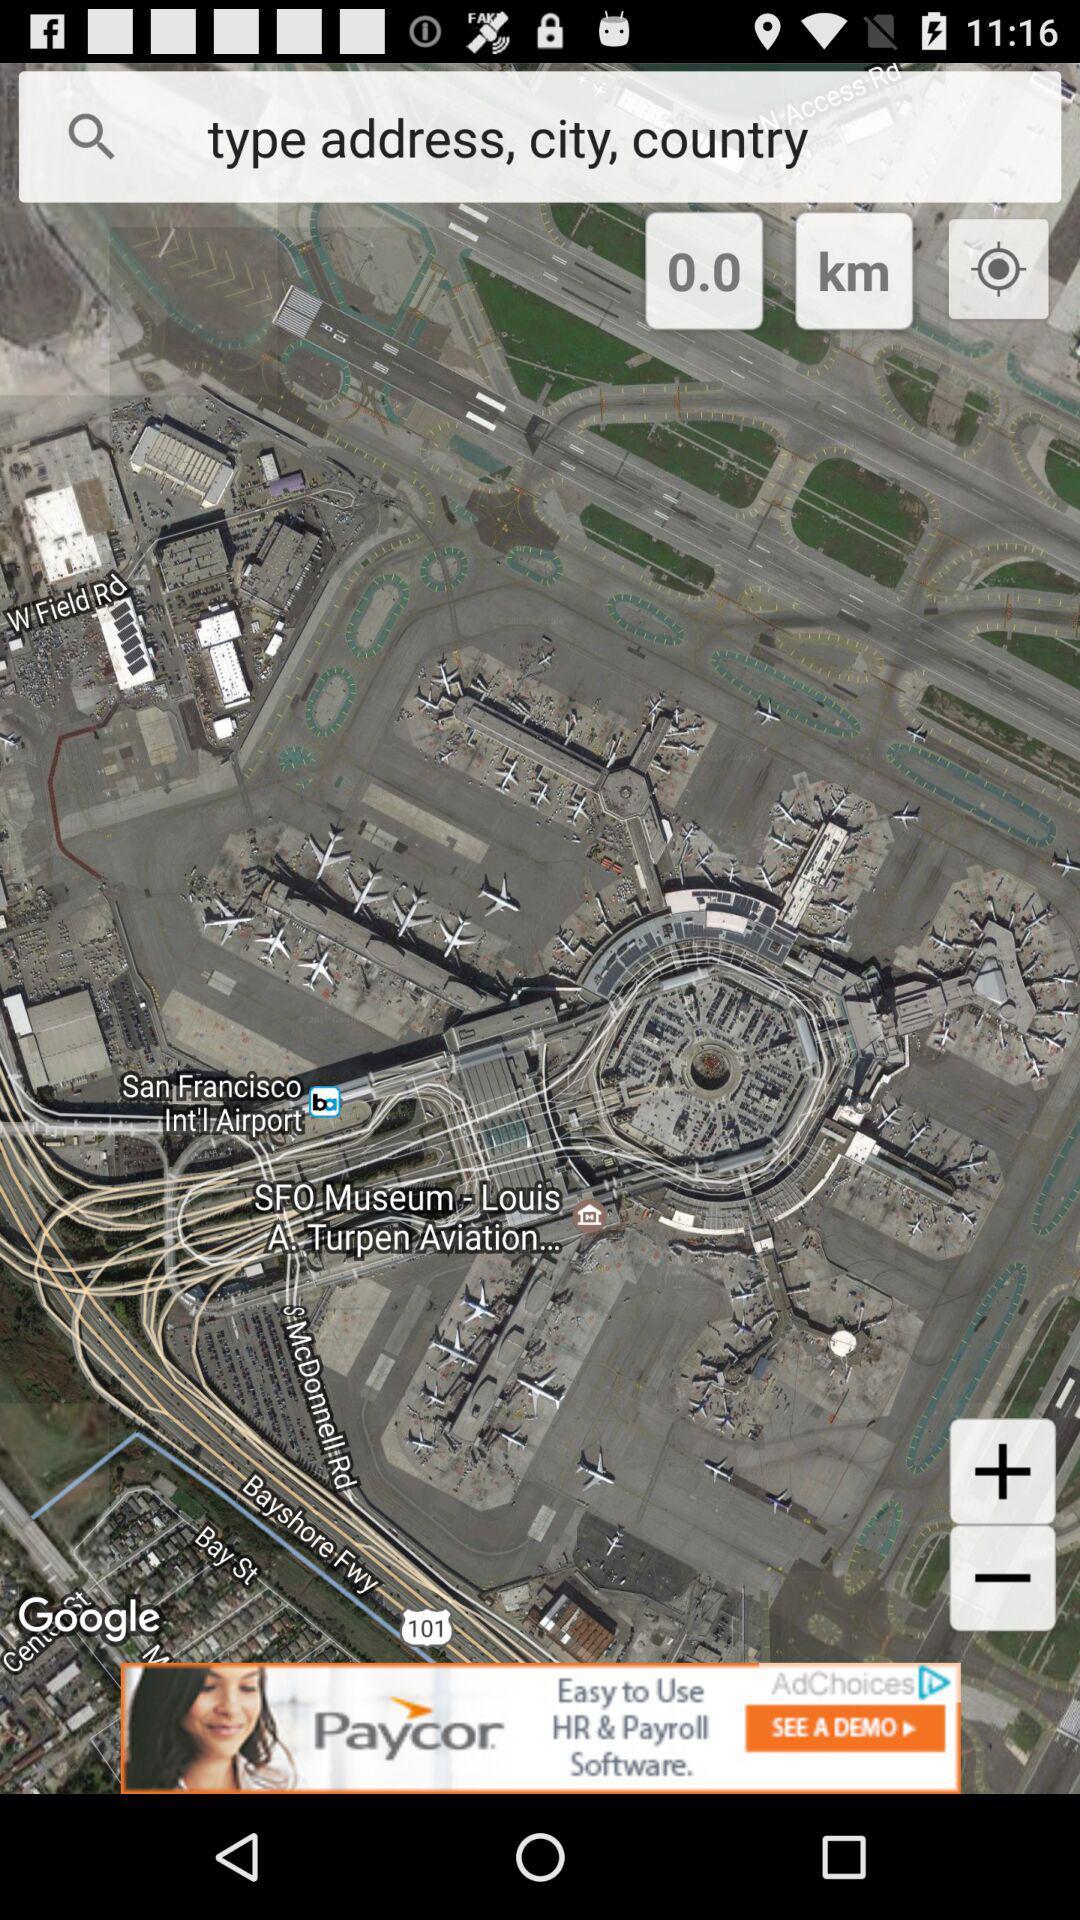 Image resolution: width=1080 pixels, height=1920 pixels. Describe the element at coordinates (1002, 1471) in the screenshot. I see `zoom in` at that location.